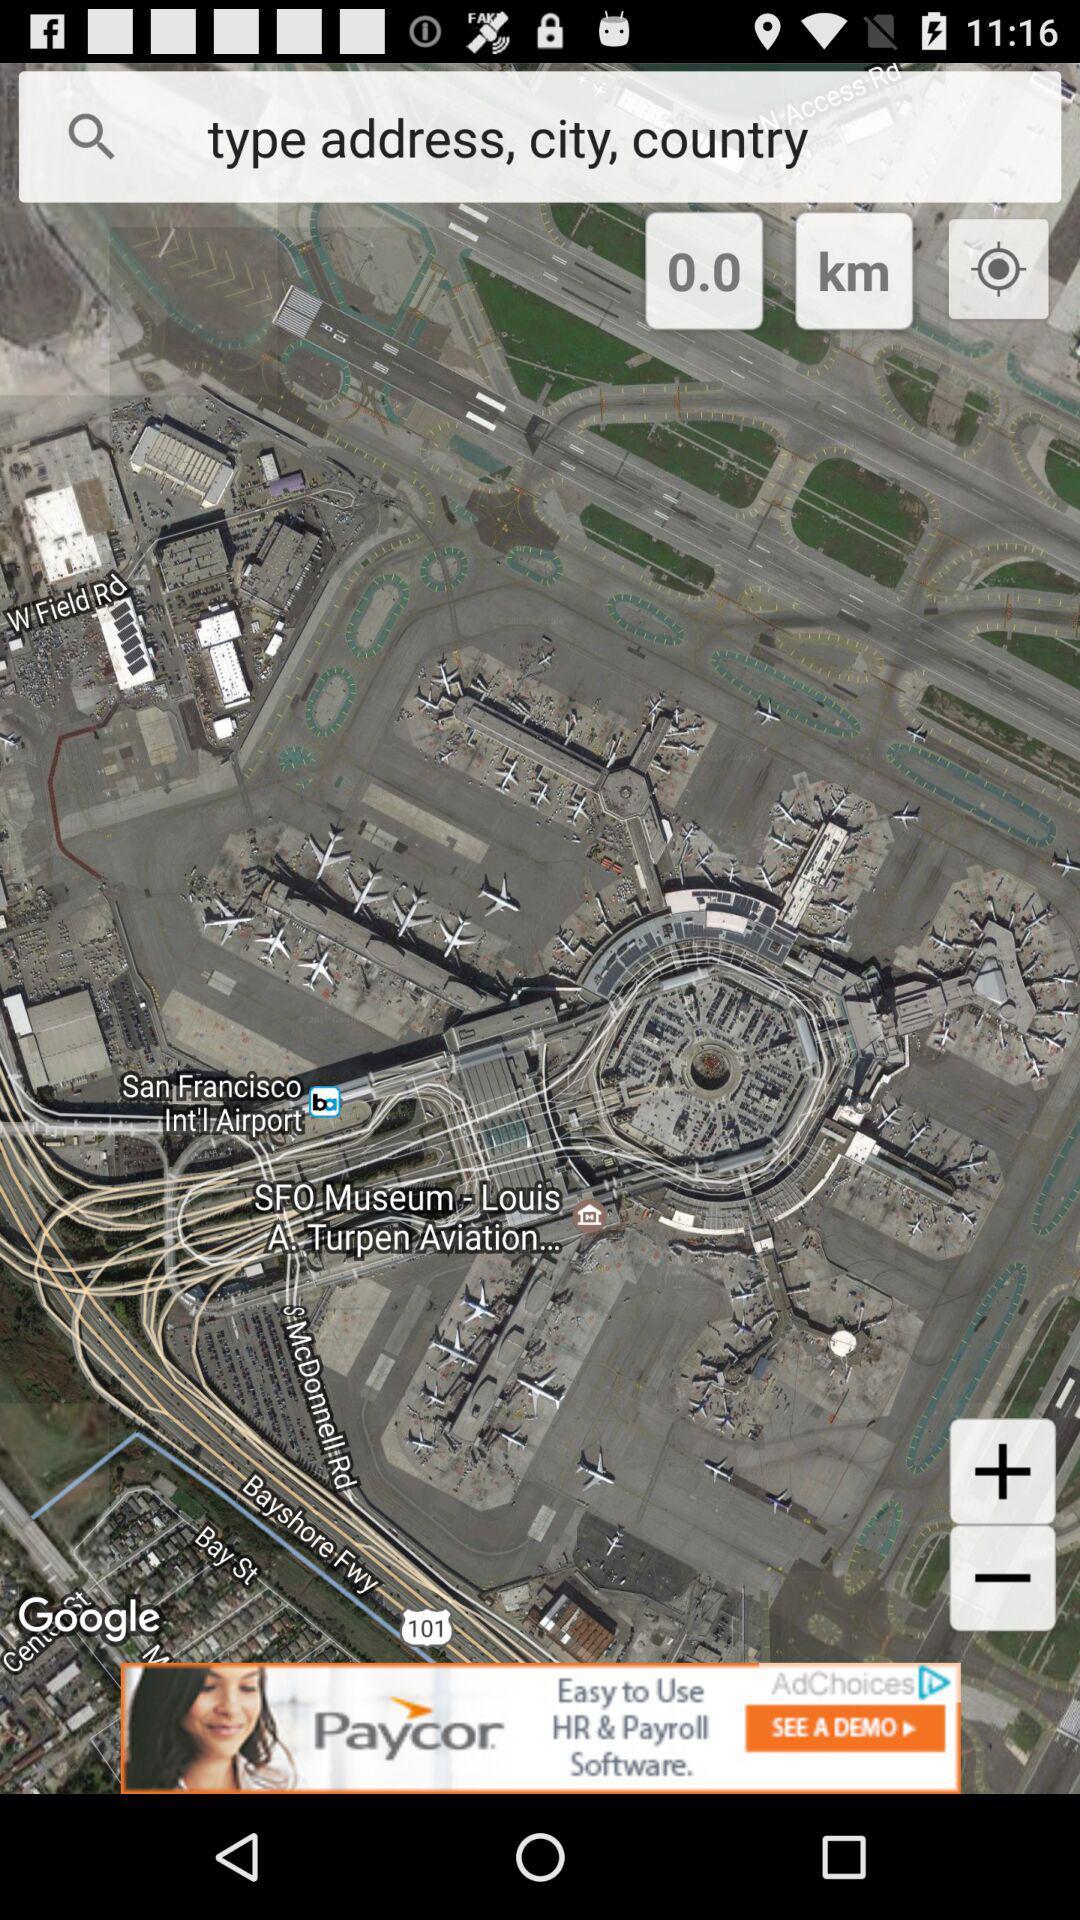 Image resolution: width=1080 pixels, height=1920 pixels. Describe the element at coordinates (1002, 1471) in the screenshot. I see `zoom in` at that location.